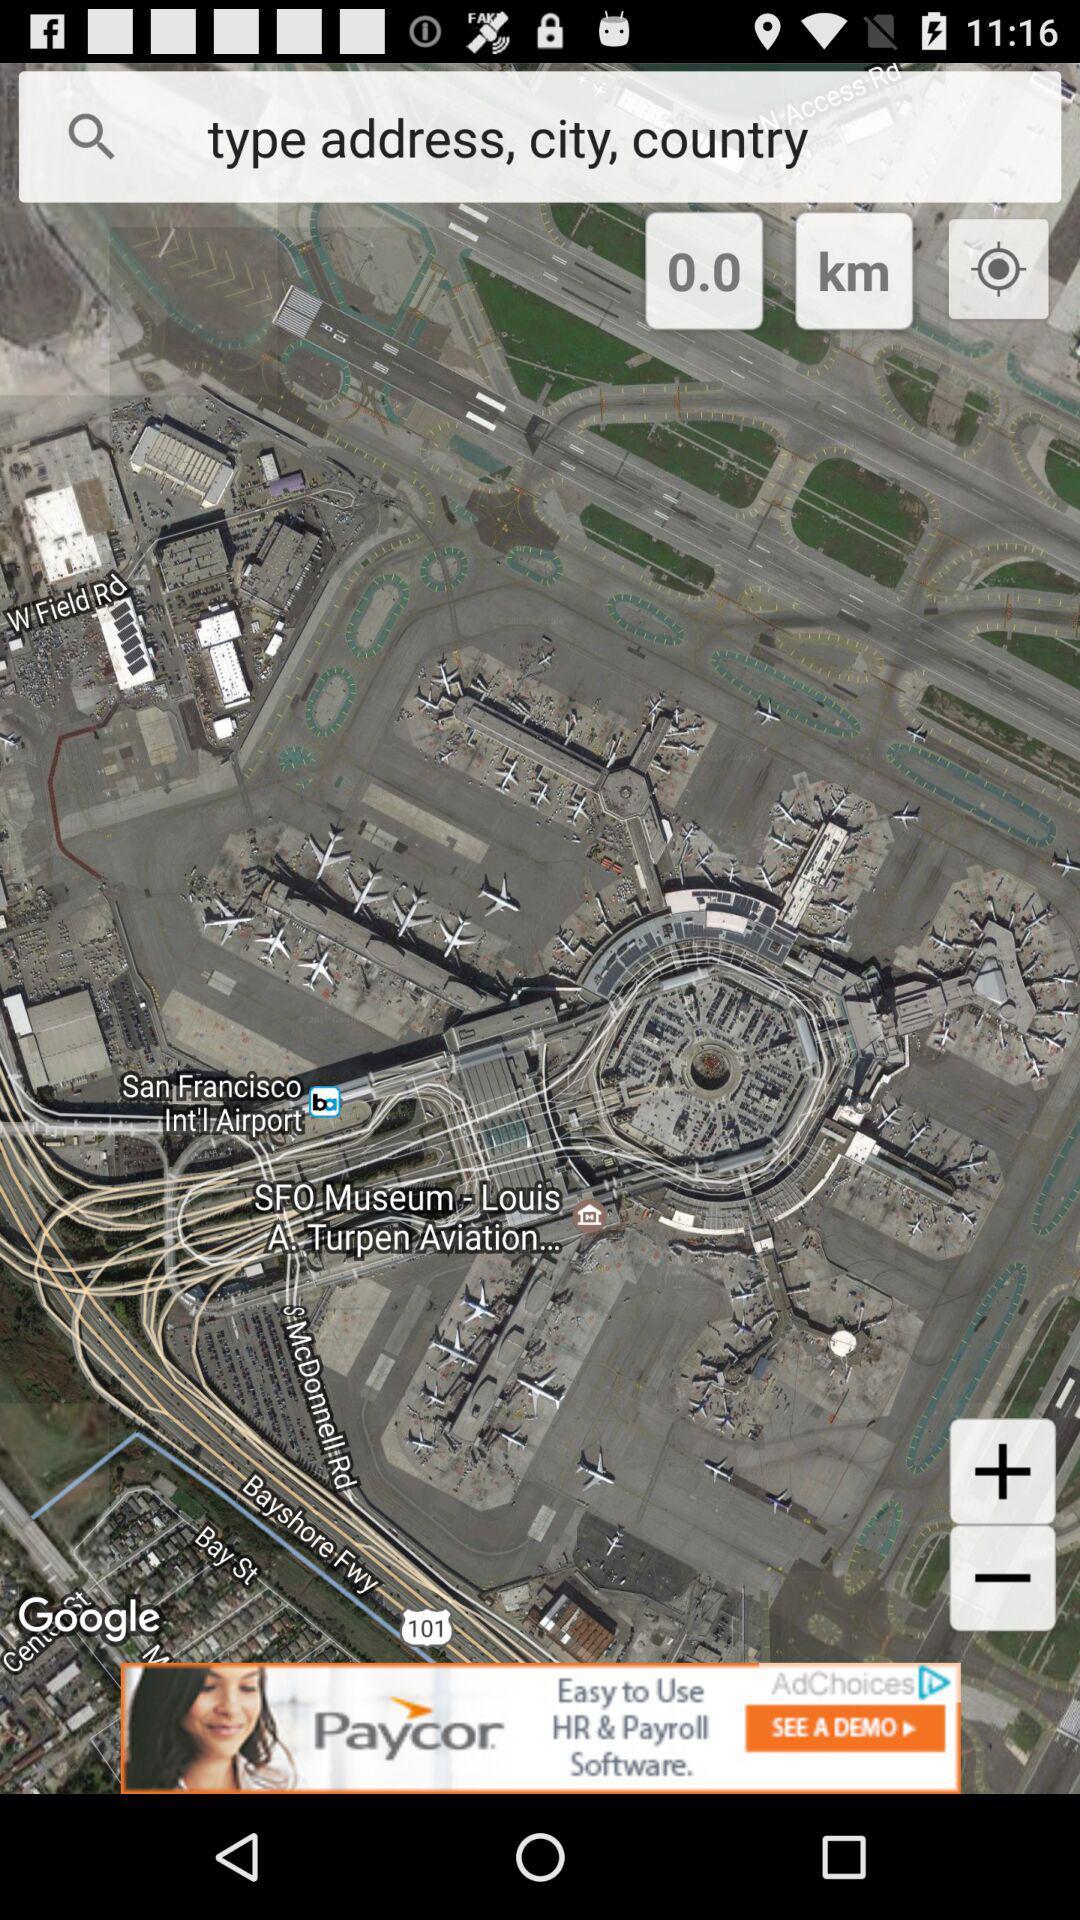 Image resolution: width=1080 pixels, height=1920 pixels. Describe the element at coordinates (1002, 1471) in the screenshot. I see `zoom in` at that location.